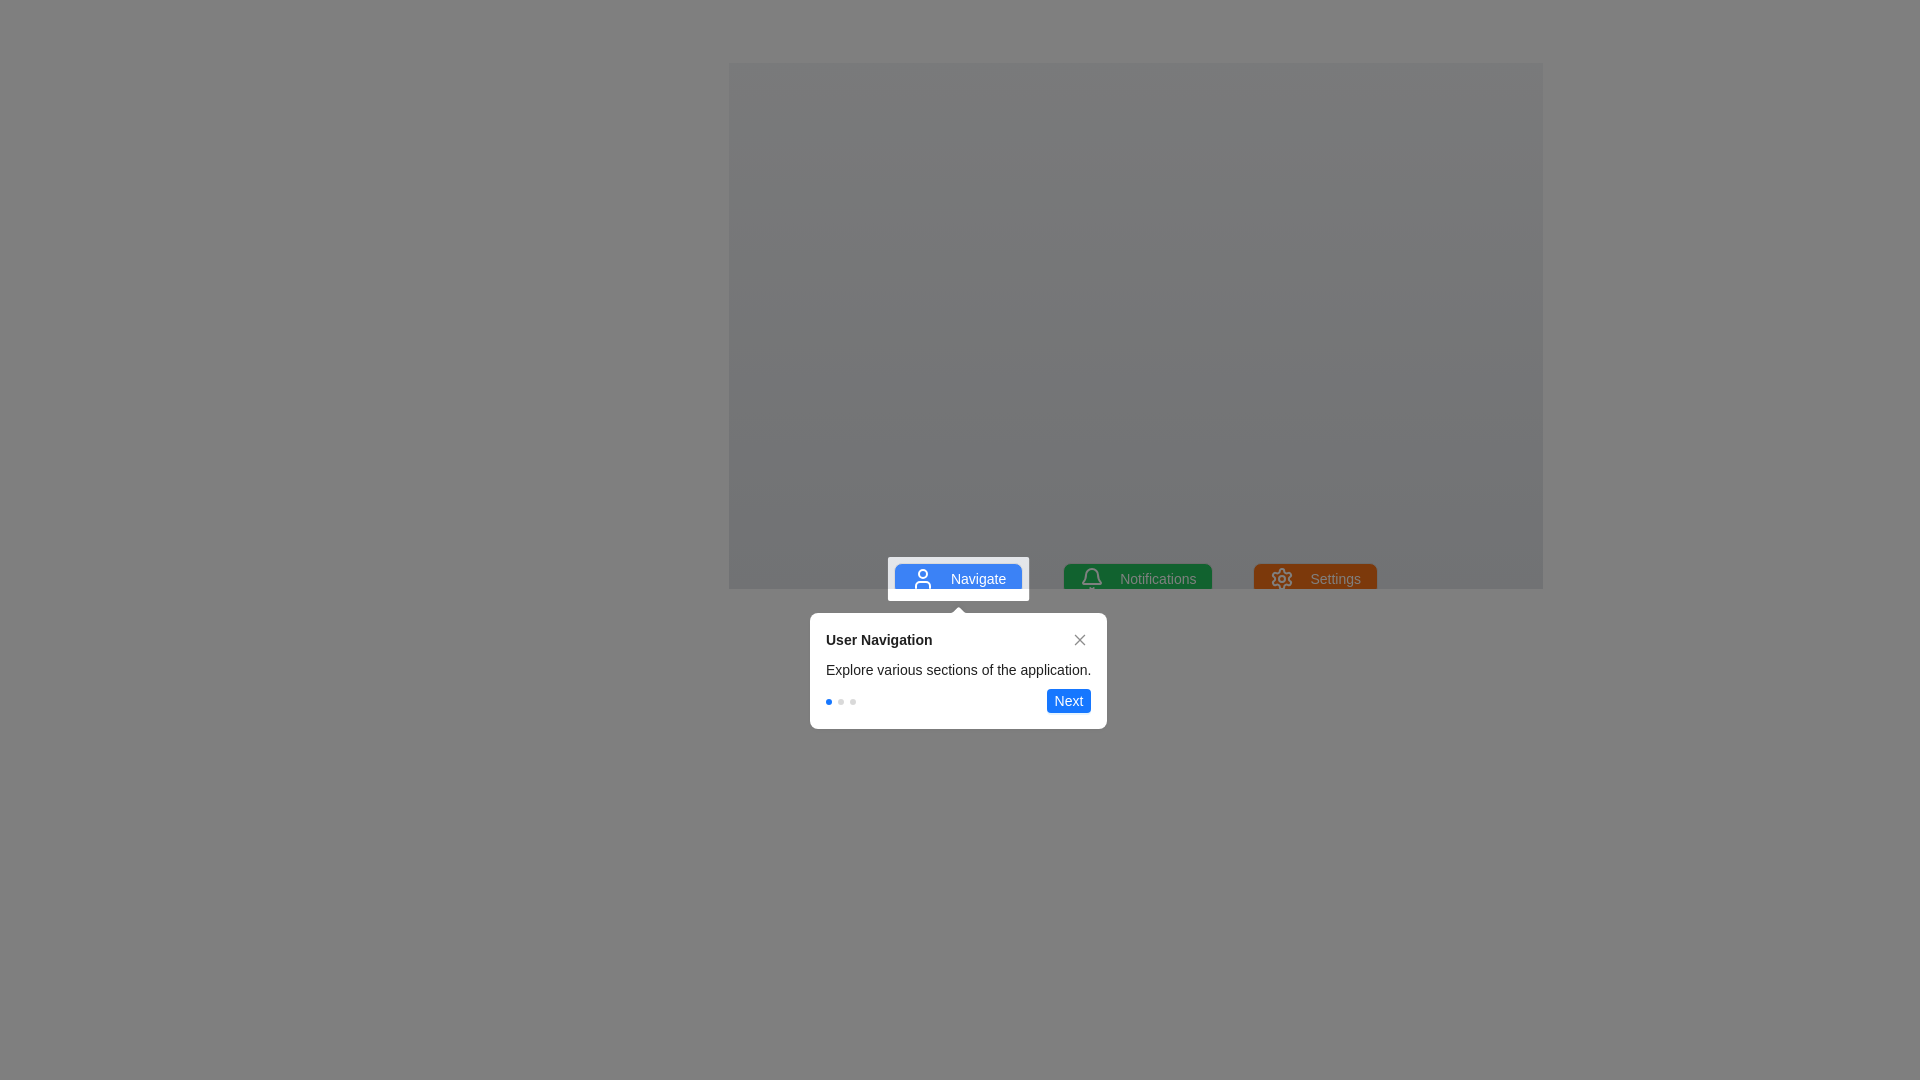 This screenshot has height=1080, width=1920. I want to click on the notifications button located between the 'Navigate' button and the 'Settings' button at the bottom center of the interface, so click(1158, 578).